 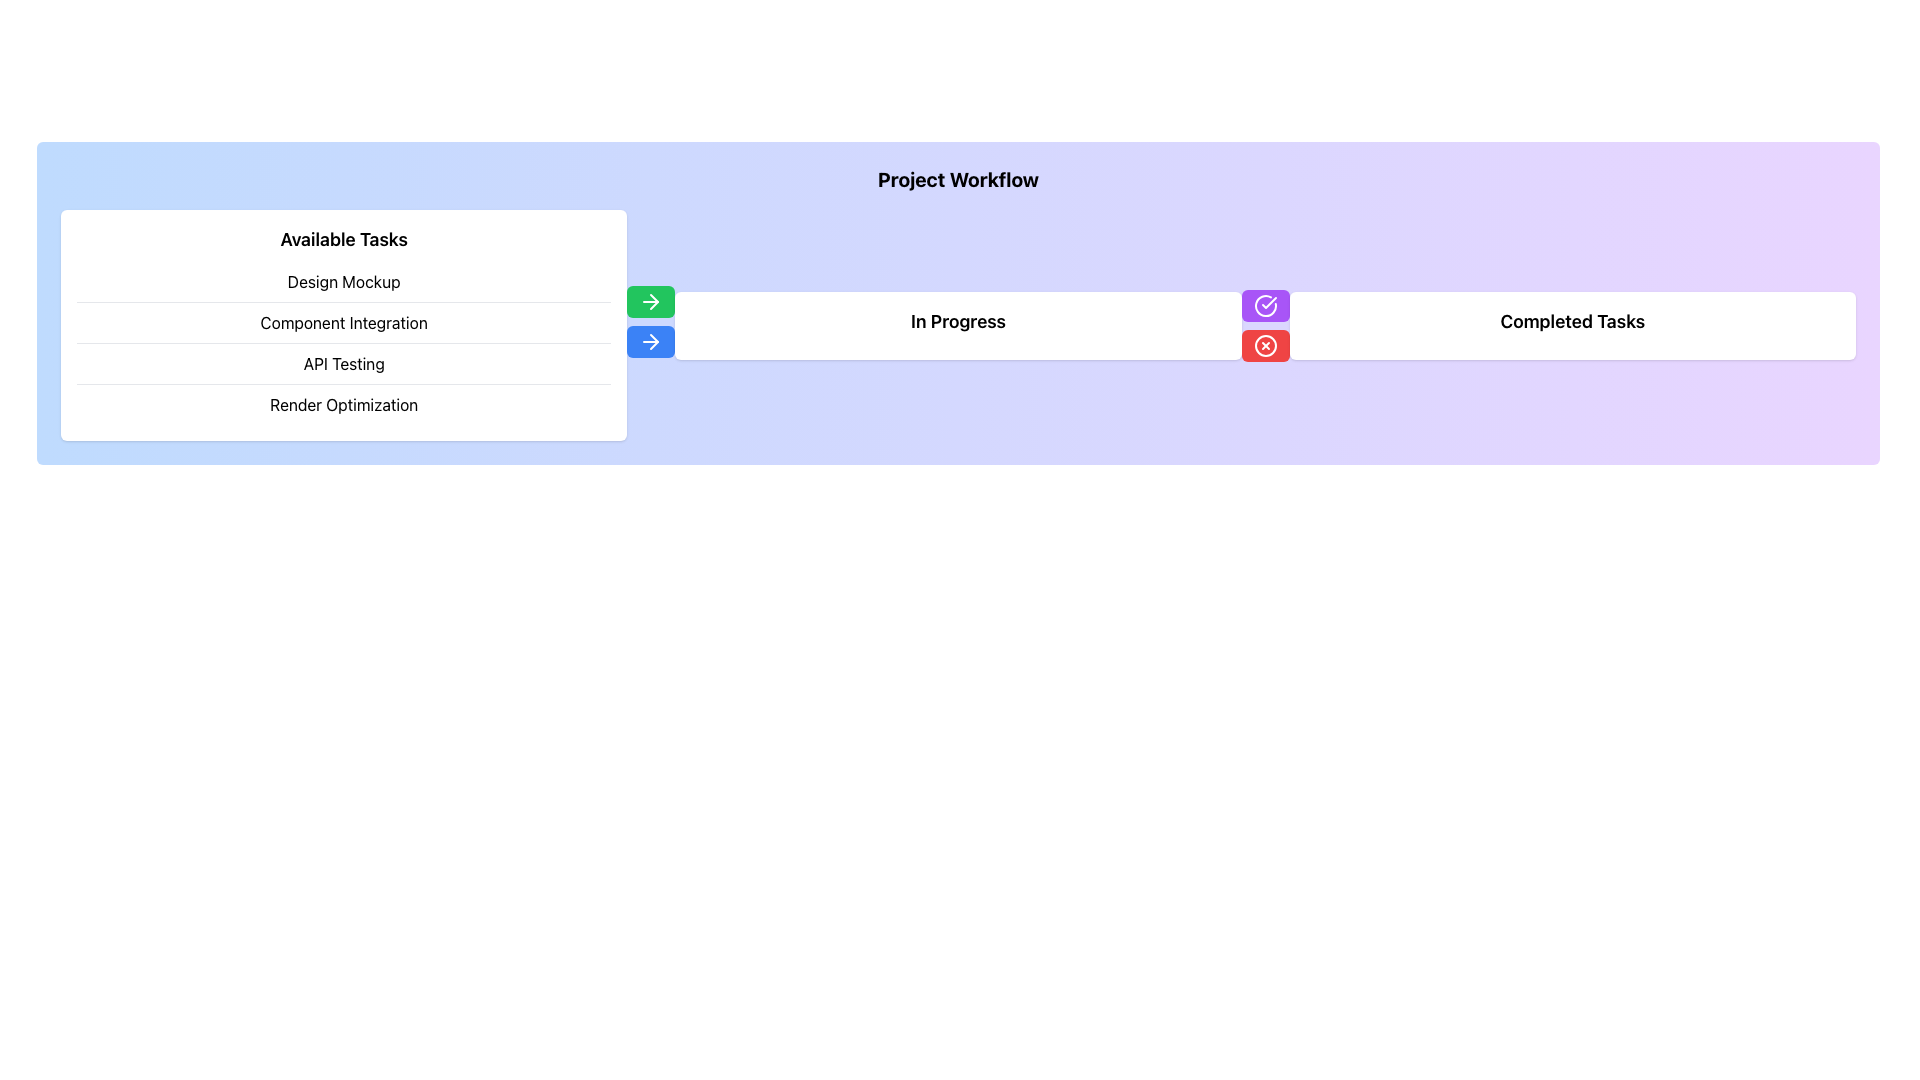 What do you see at coordinates (651, 301) in the screenshot?
I see `the arrow icon located in the second row of action buttons in the 'Available Tasks' list, positioned to the right of the 'Component Integration' task, to initiate the transition of tasks to the 'In Progress' section` at bounding box center [651, 301].